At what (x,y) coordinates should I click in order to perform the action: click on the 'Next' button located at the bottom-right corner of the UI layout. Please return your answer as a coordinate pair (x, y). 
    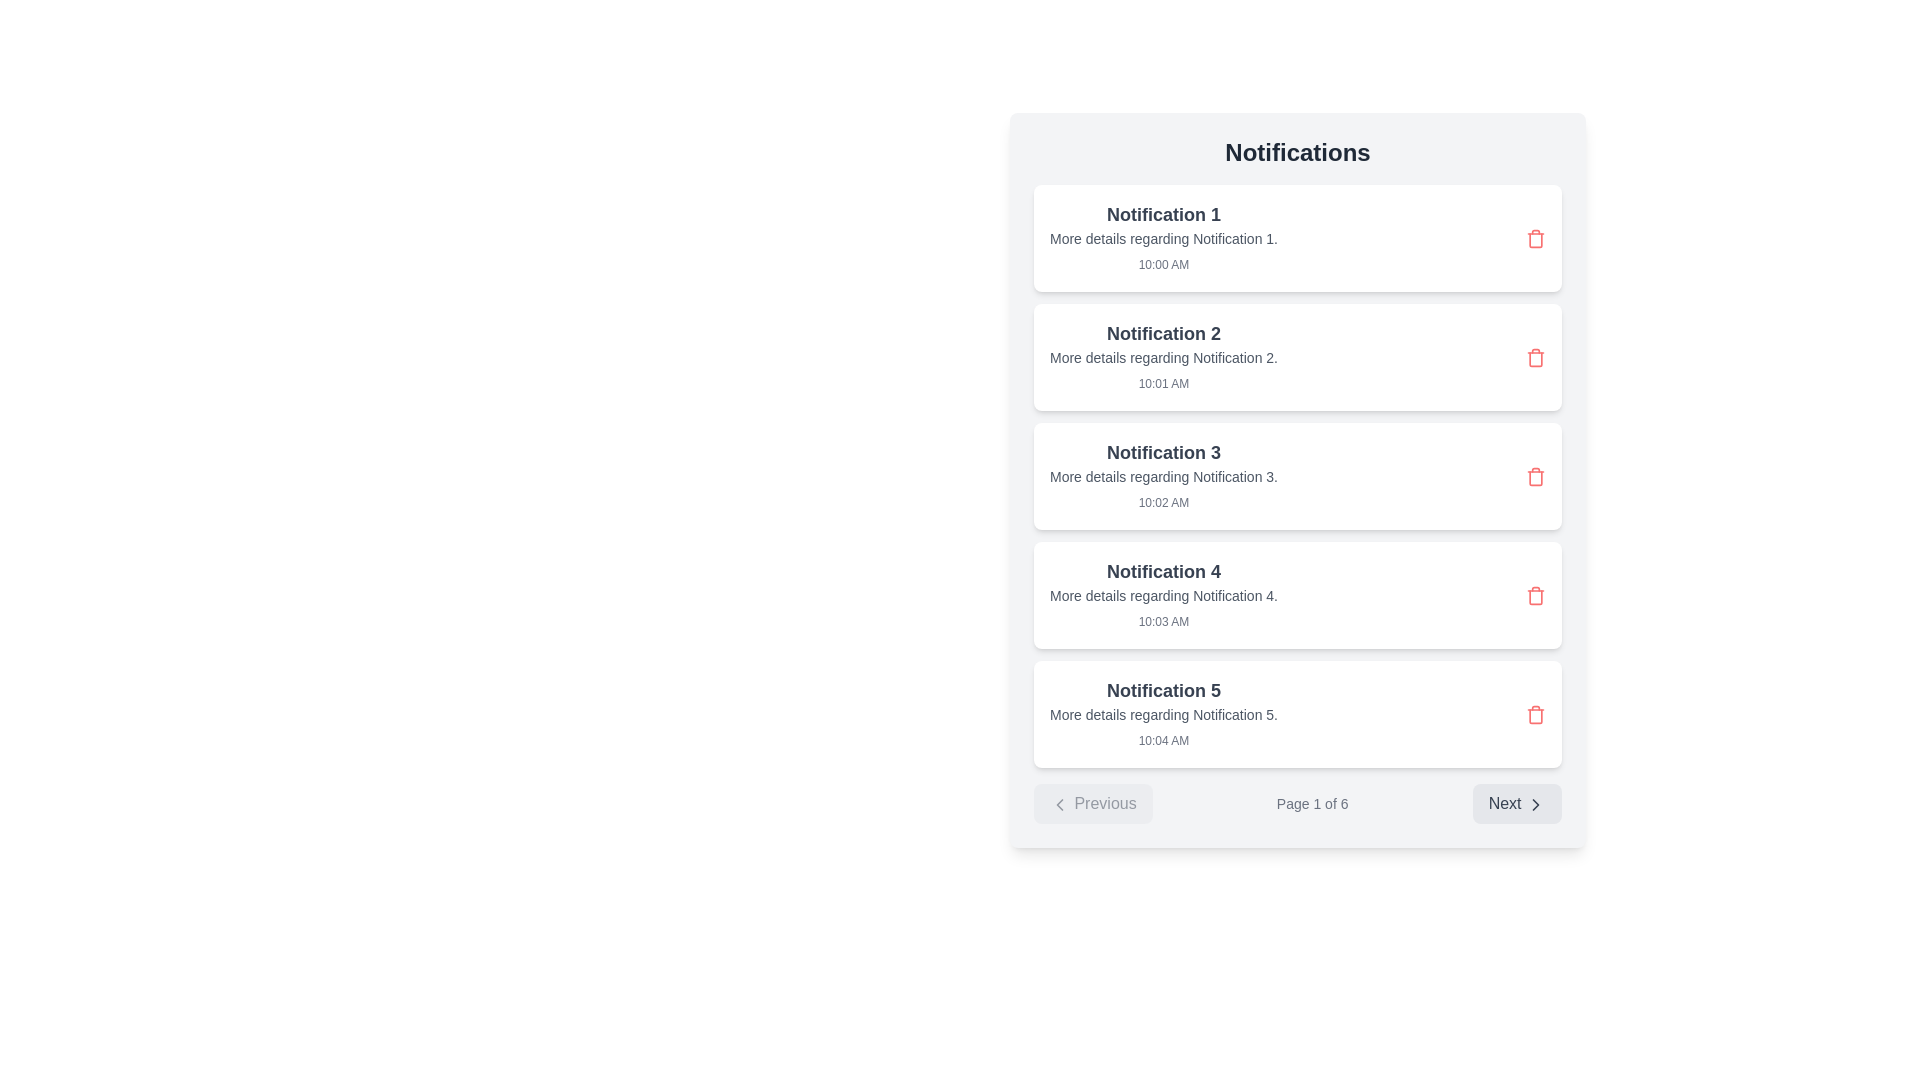
    Looking at the image, I should click on (1535, 803).